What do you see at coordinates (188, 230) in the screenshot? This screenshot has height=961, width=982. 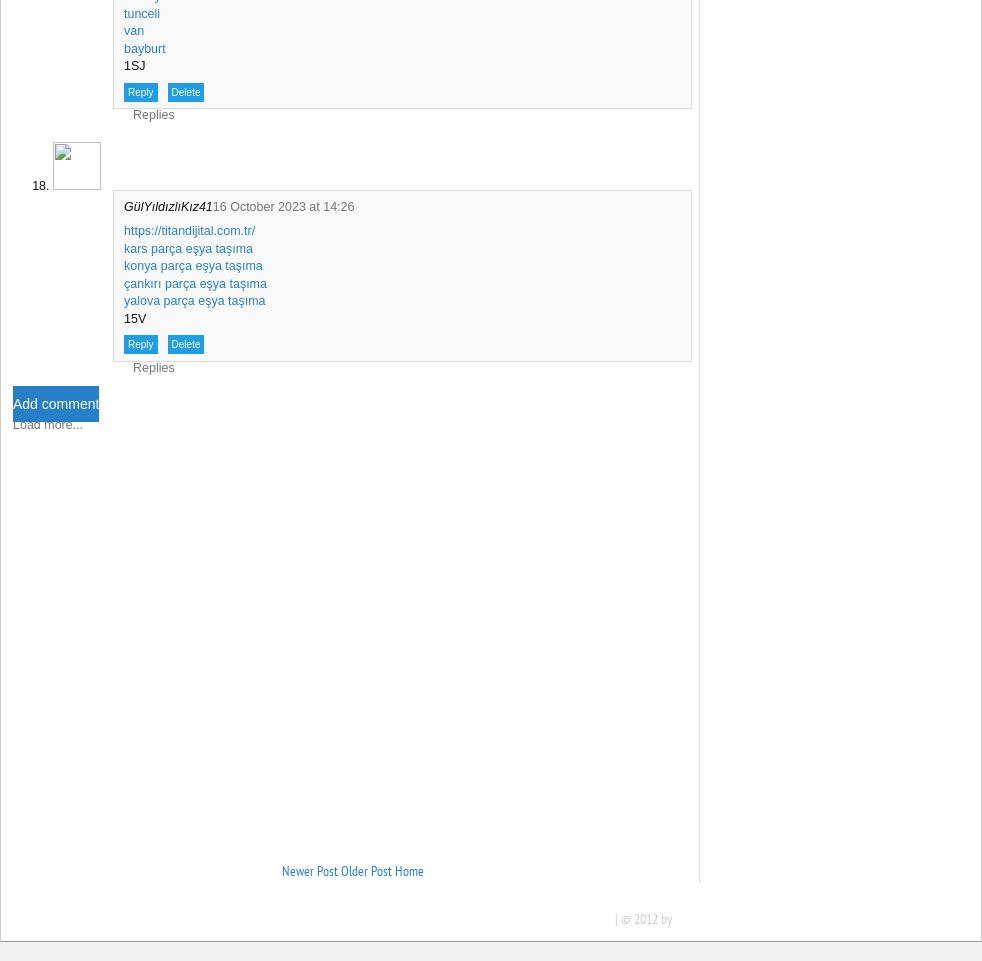 I see `'https://titandijital.com.tr/'` at bounding box center [188, 230].